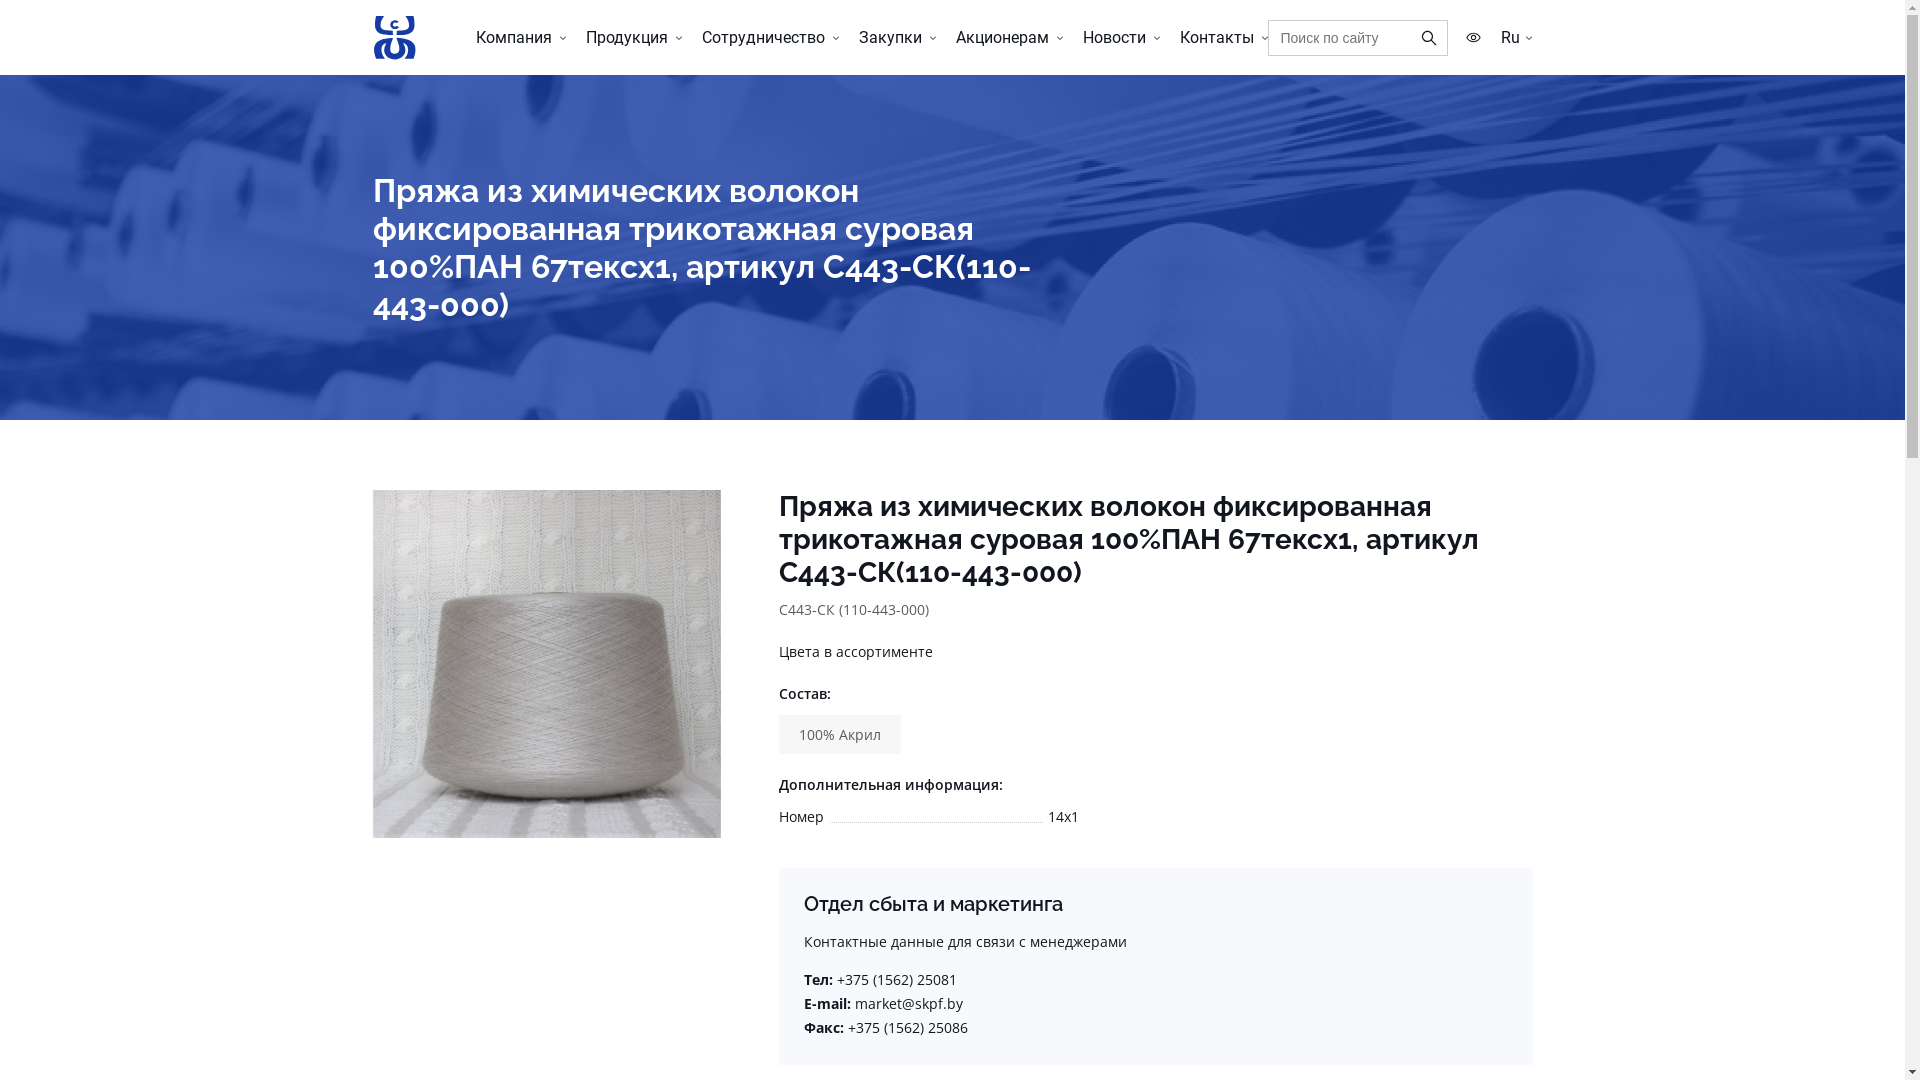 The height and width of the screenshot is (1080, 1920). What do you see at coordinates (848, 1027) in the screenshot?
I see `'+375 (1562) 25086'` at bounding box center [848, 1027].